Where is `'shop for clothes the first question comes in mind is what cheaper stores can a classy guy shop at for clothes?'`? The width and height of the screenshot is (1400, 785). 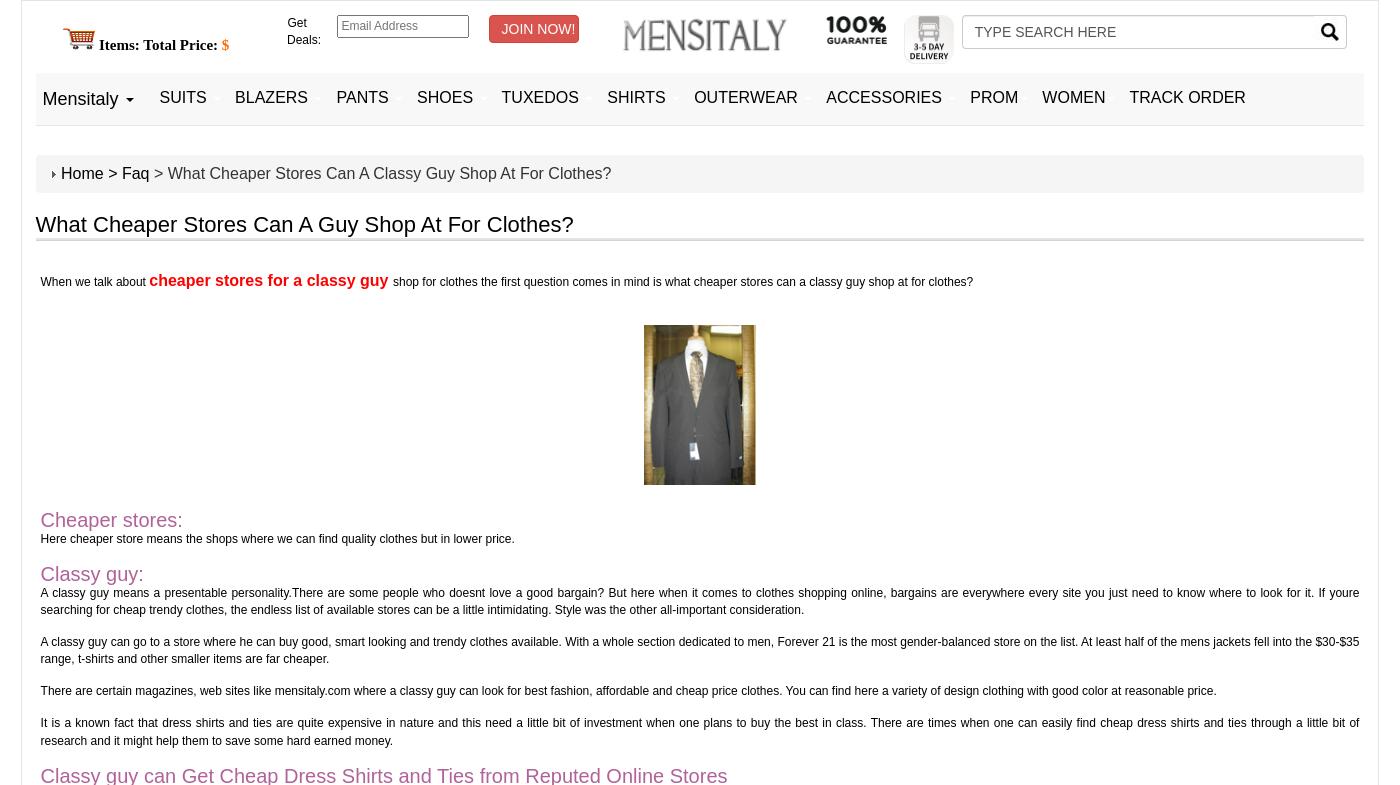 'shop for clothes the first question comes in mind is what cheaper stores can a classy guy shop at for clothes?' is located at coordinates (682, 280).